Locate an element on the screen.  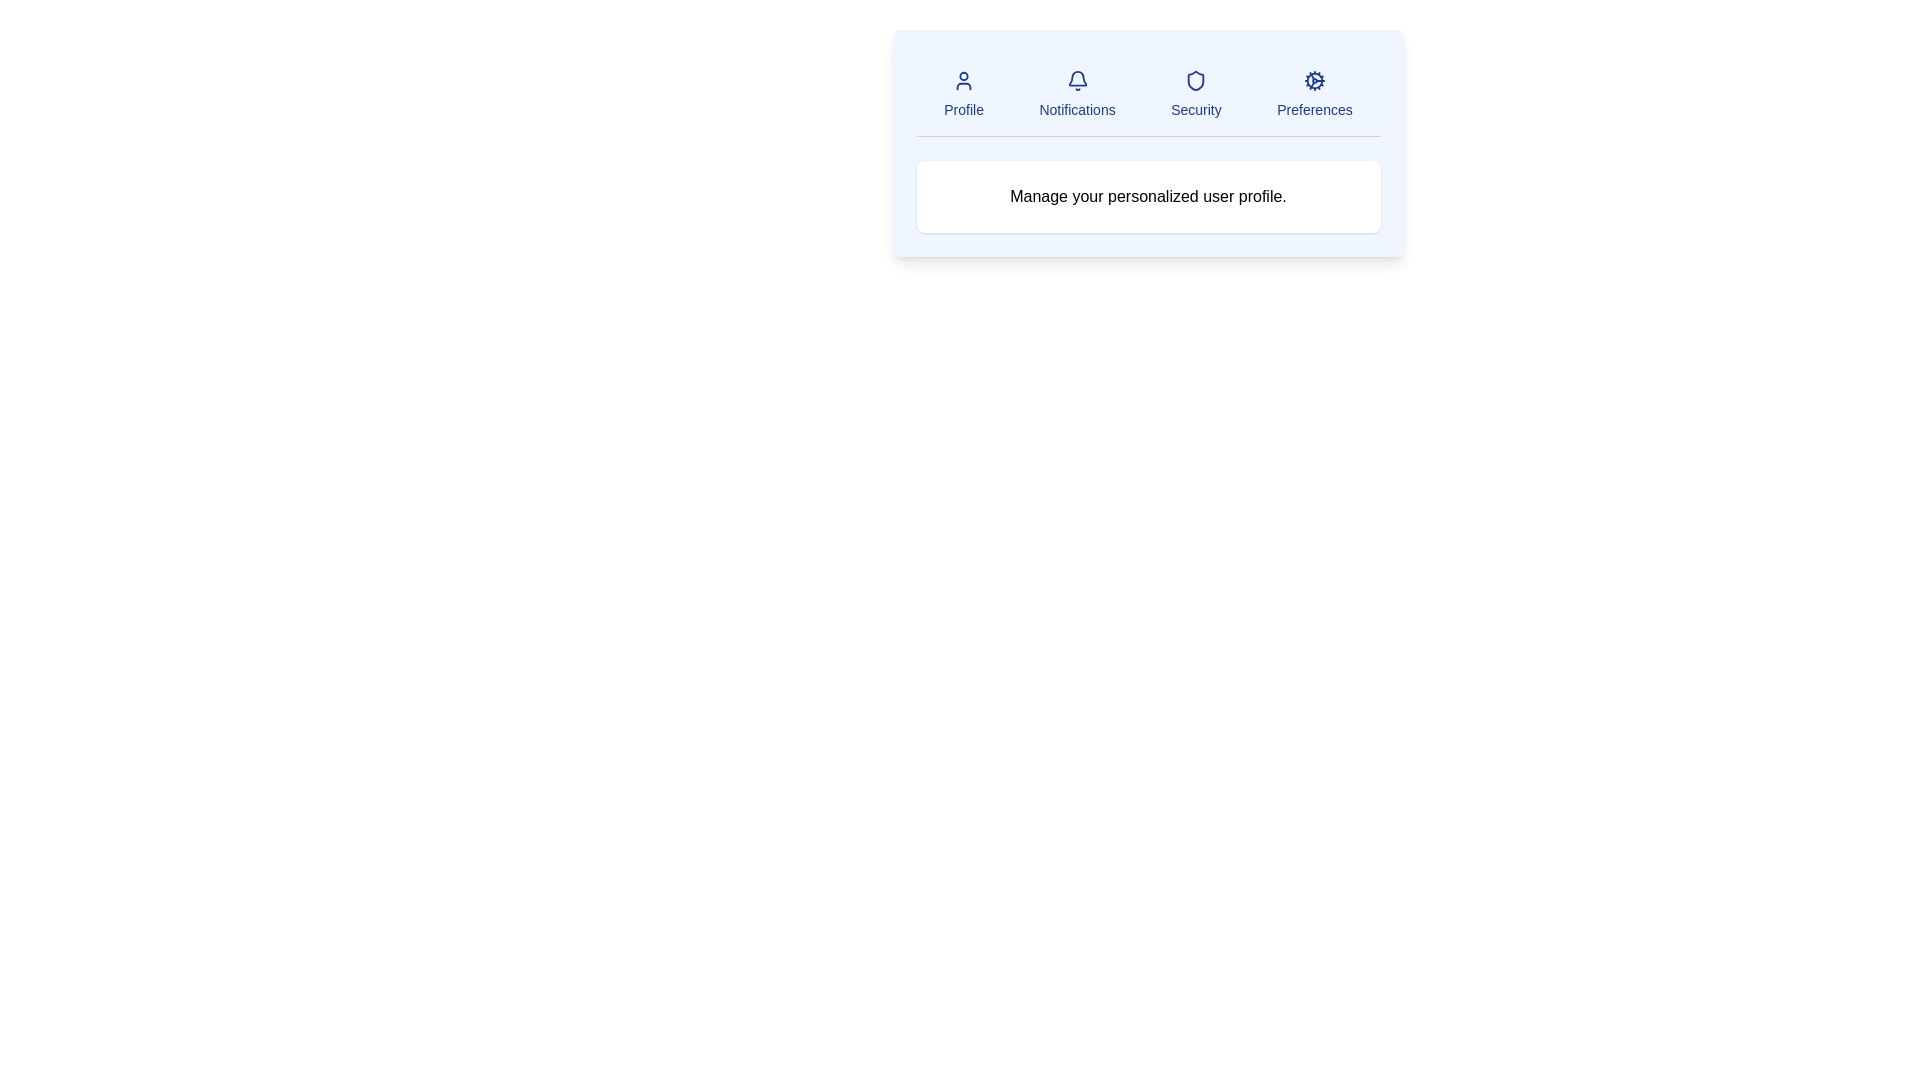
the tab labeled Security is located at coordinates (1196, 95).